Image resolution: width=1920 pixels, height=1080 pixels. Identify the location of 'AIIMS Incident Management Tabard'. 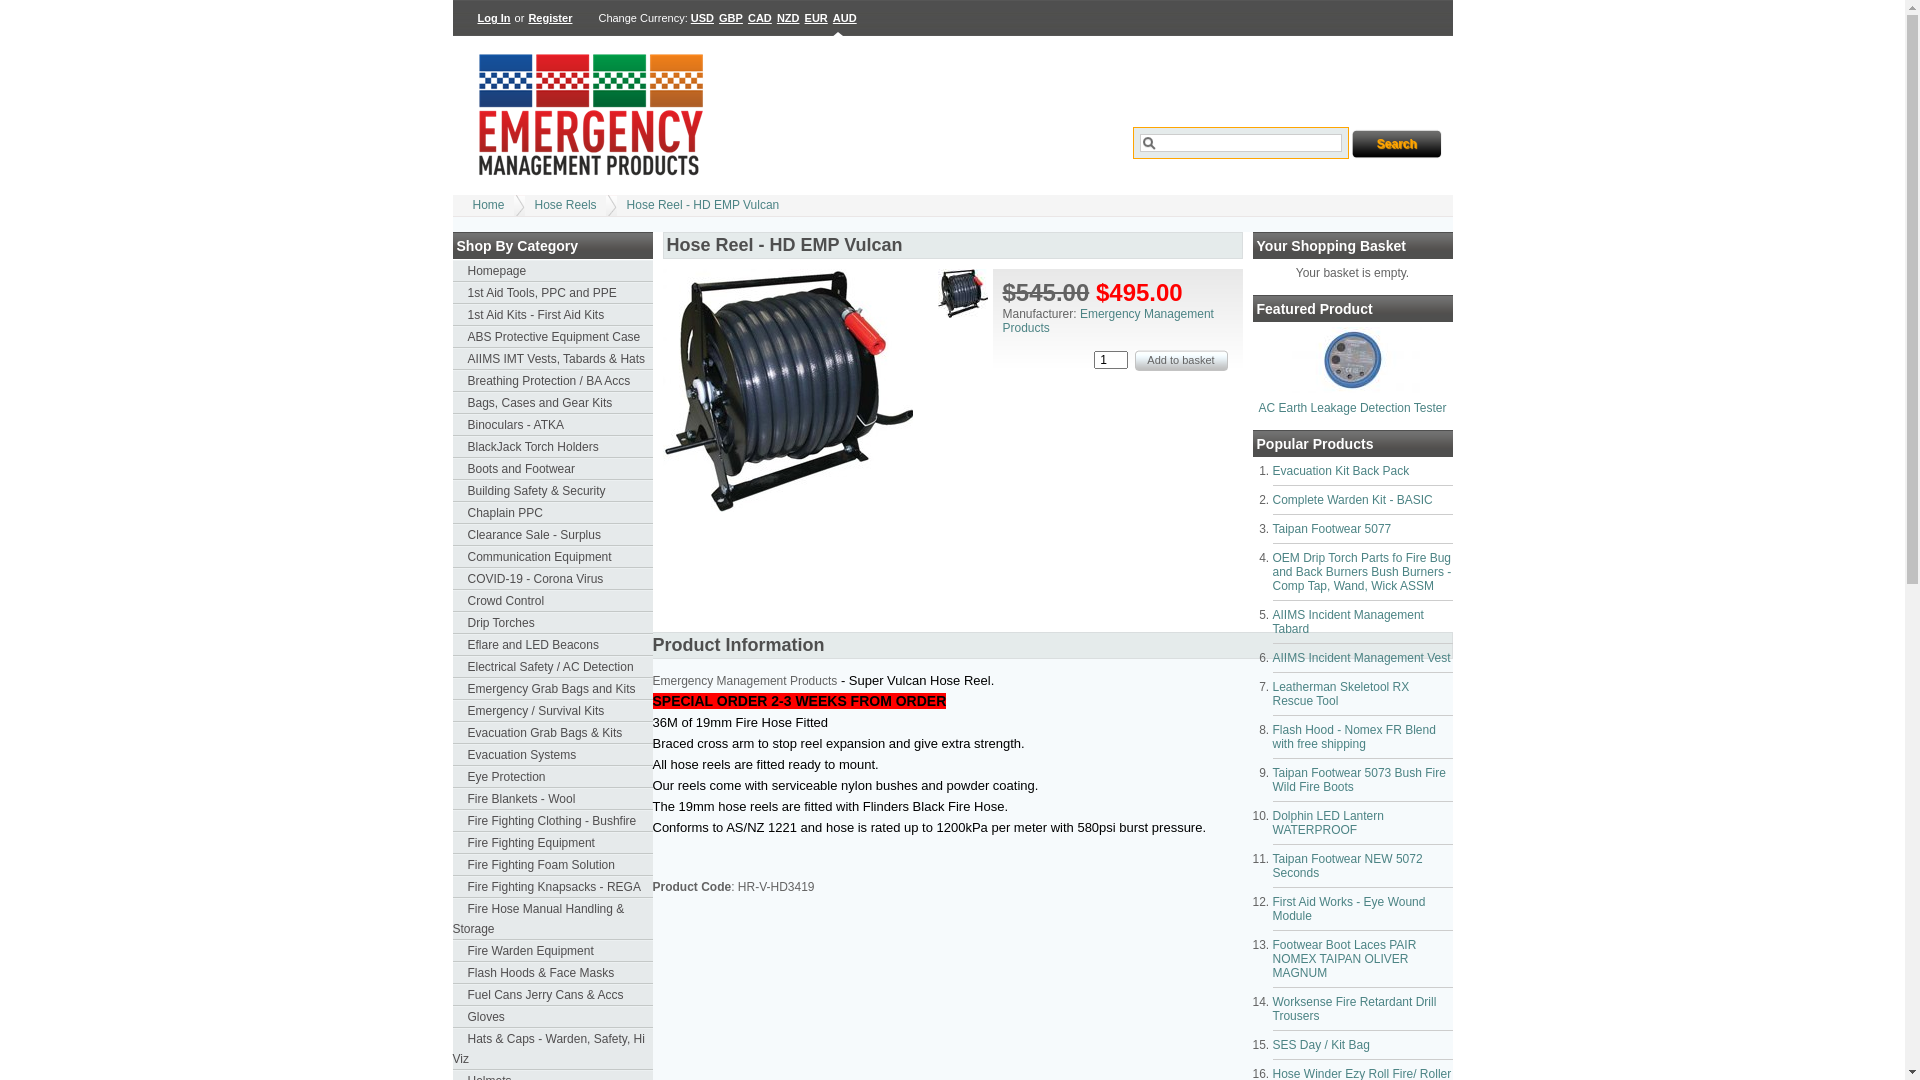
(1347, 620).